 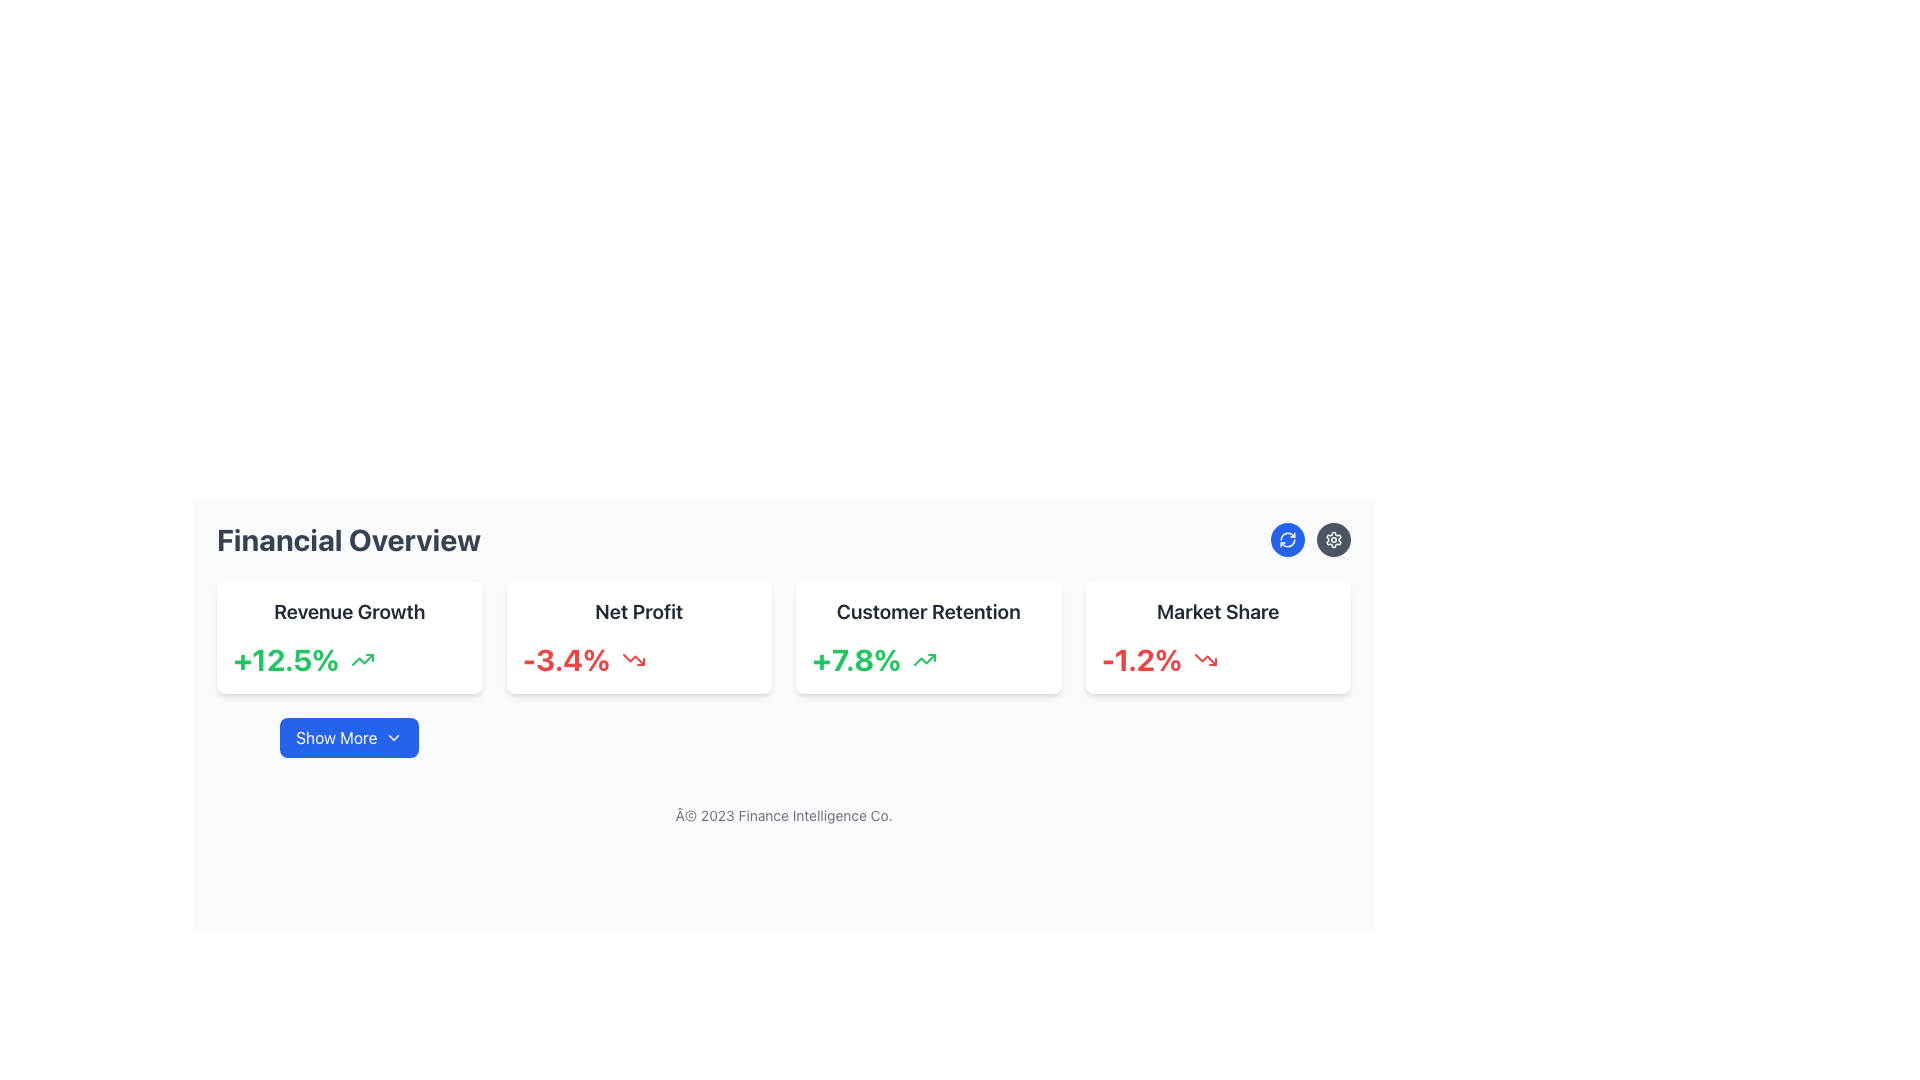 What do you see at coordinates (1334, 540) in the screenshot?
I see `the settings icon located at the top-right corner of the main dashboard view, which is enclosed in a circular background and slightly shifted to the right of the 'refresh' icon` at bounding box center [1334, 540].